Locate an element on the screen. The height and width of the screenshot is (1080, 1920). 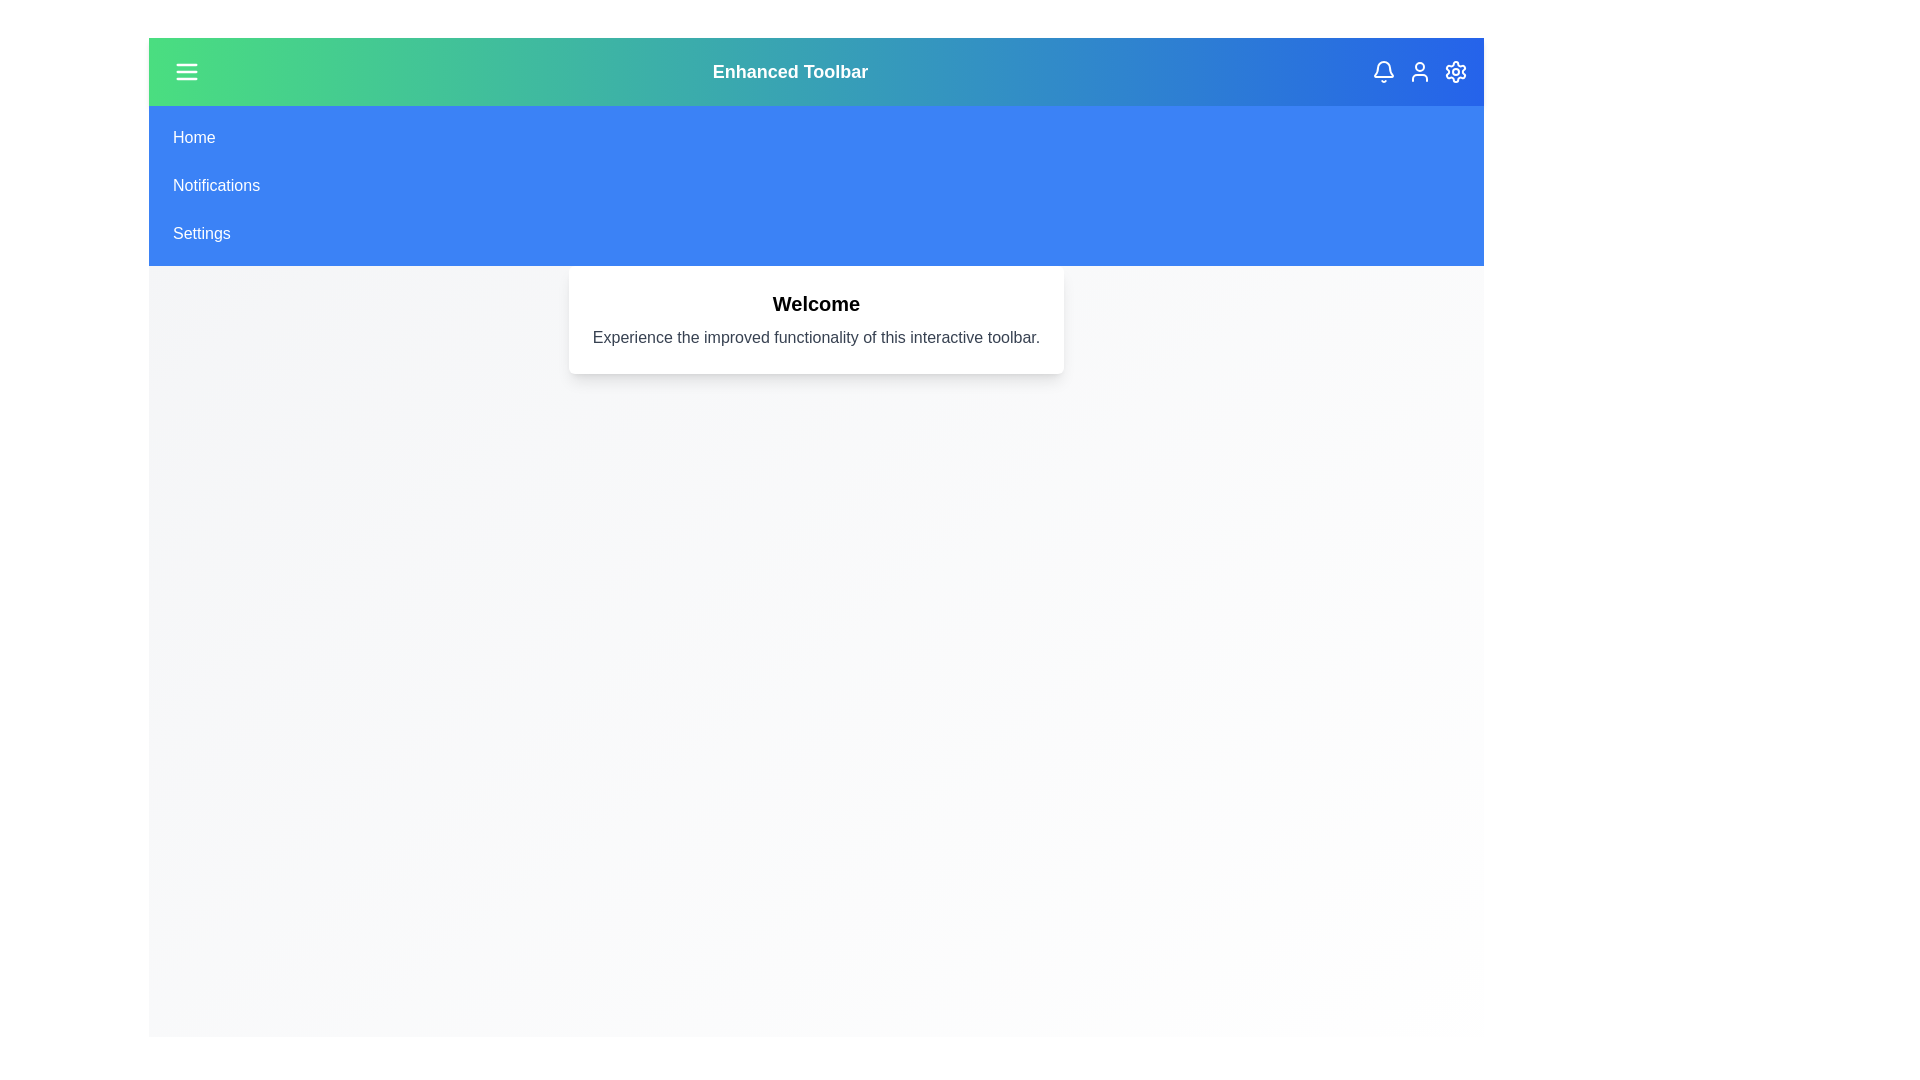
the settings icon in the toolbar is located at coordinates (1455, 71).